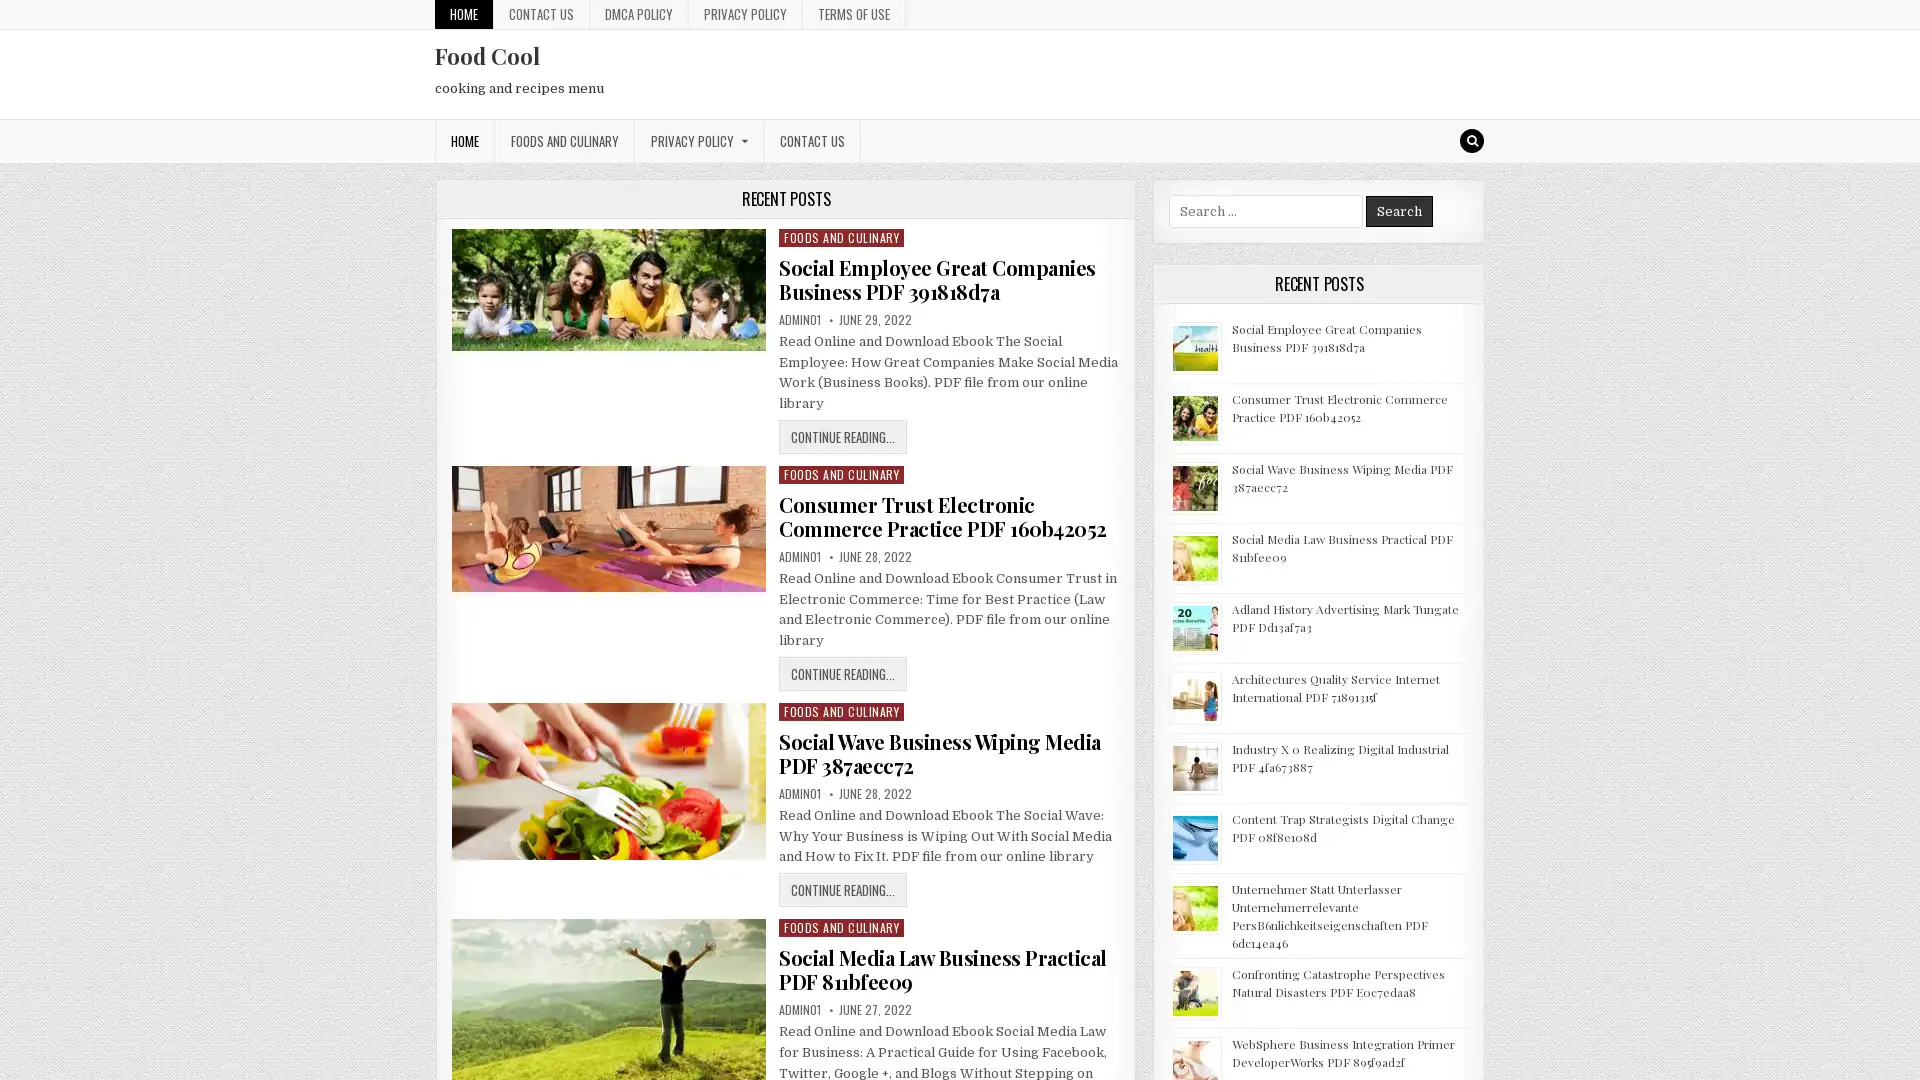  I want to click on Search, so click(1398, 211).